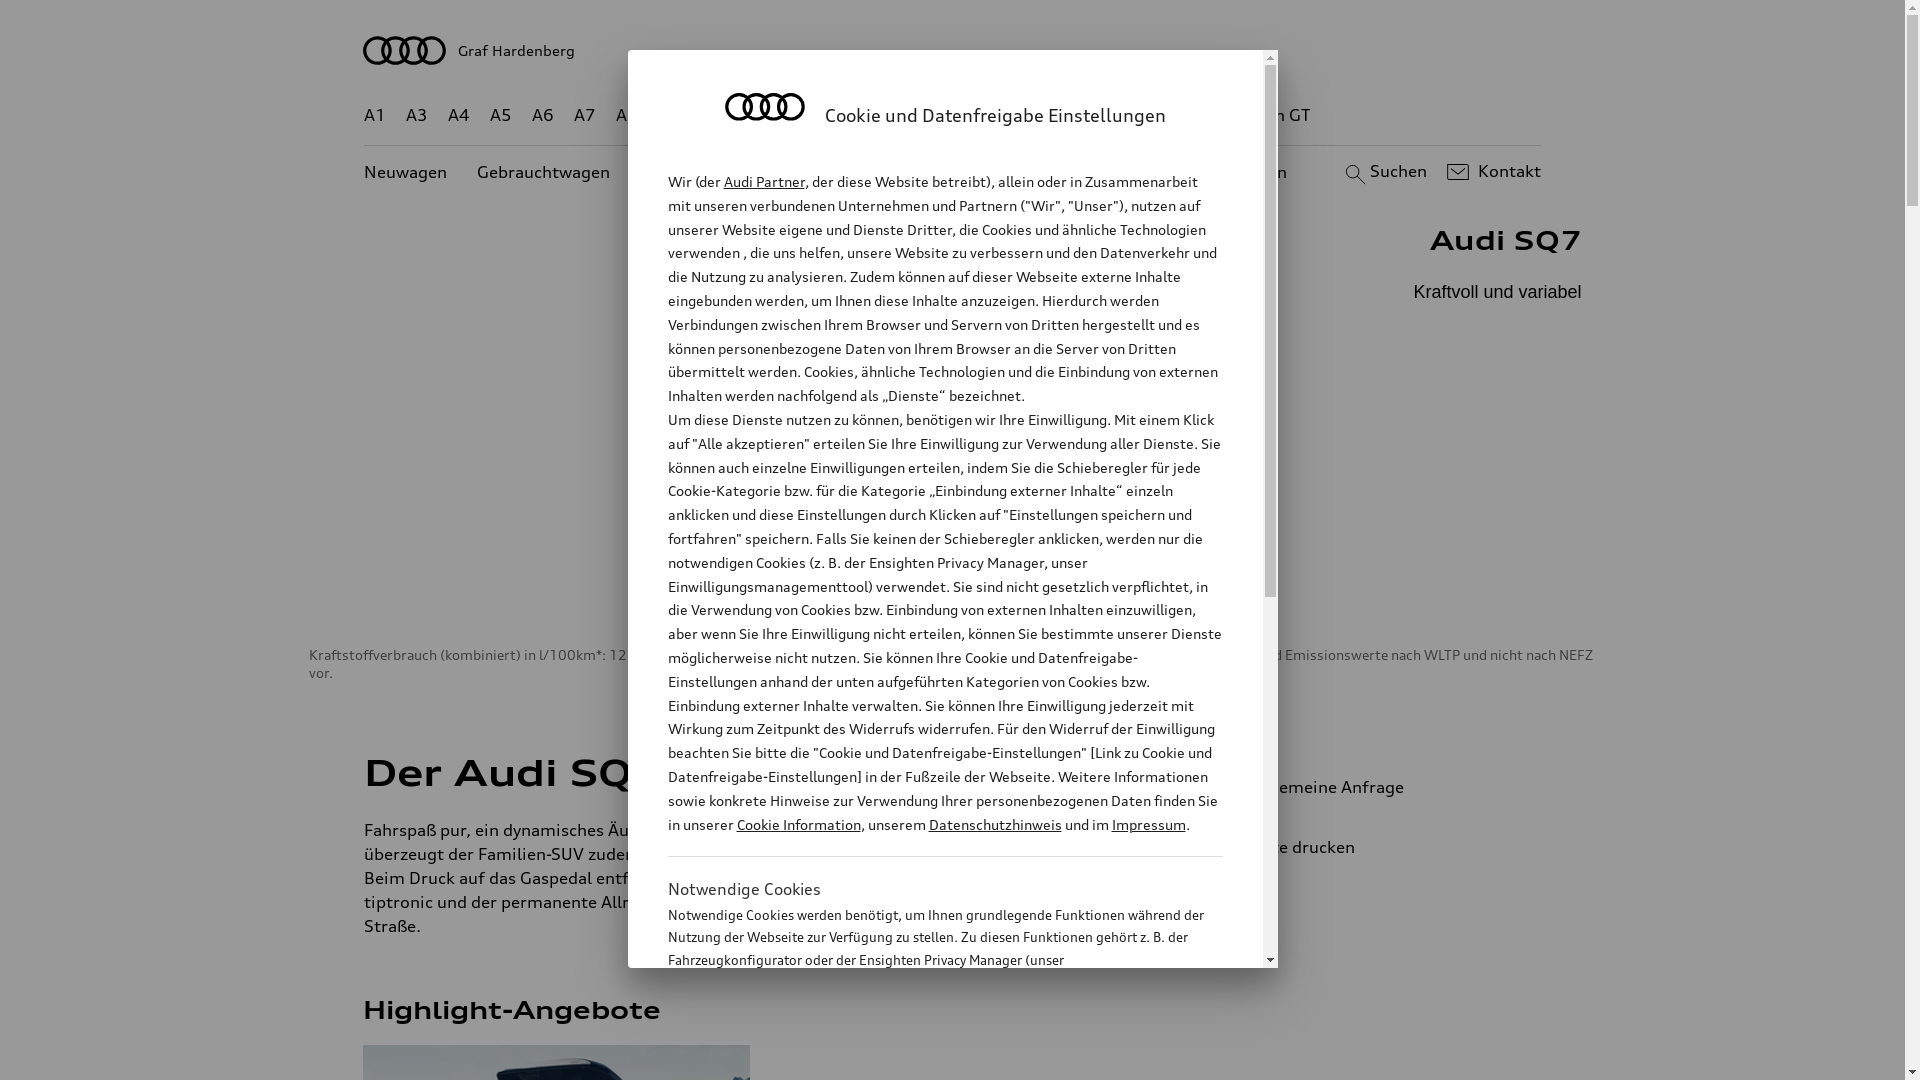 The height and width of the screenshot is (1080, 1920). Describe the element at coordinates (626, 115) in the screenshot. I see `'A8'` at that location.